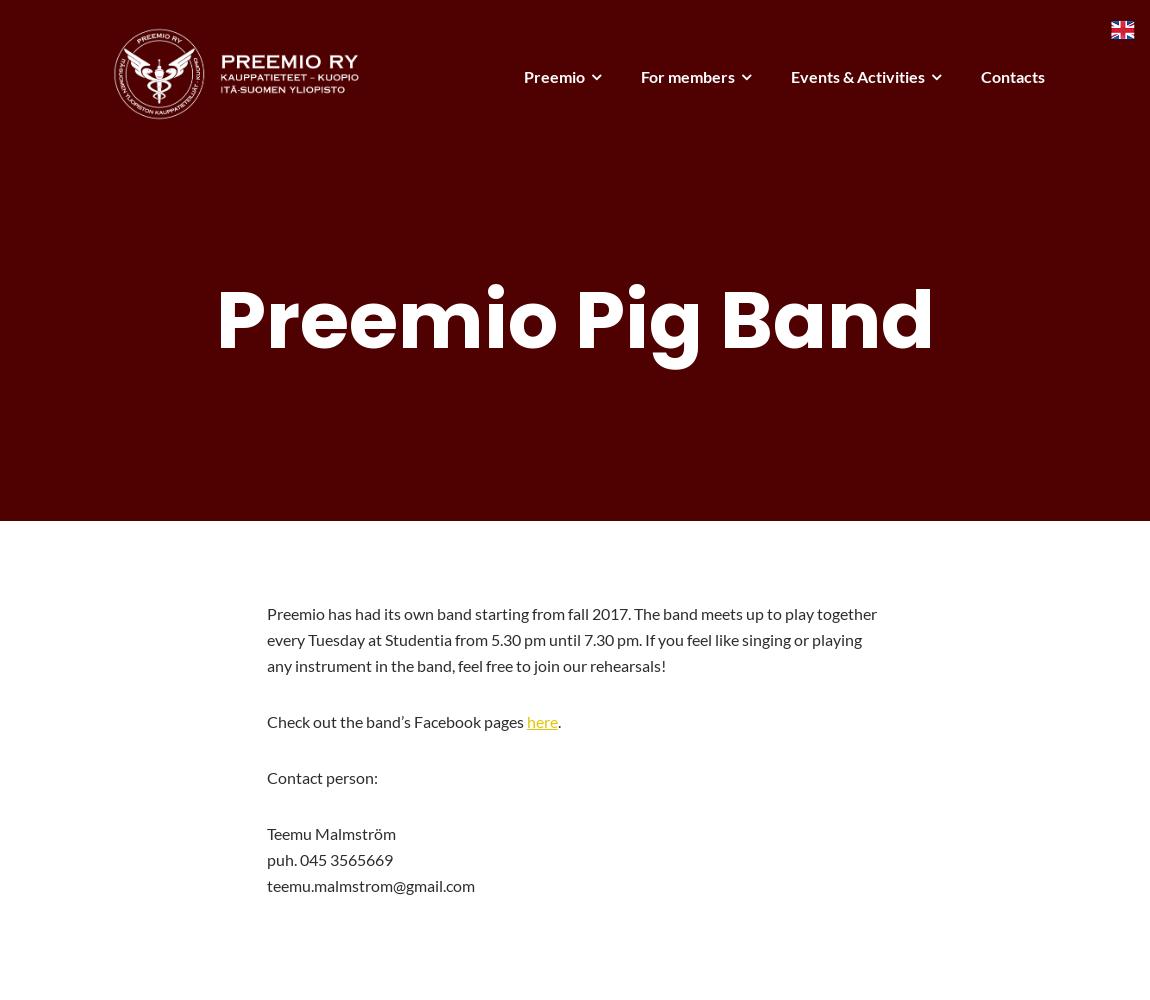 The width and height of the screenshot is (1150, 1000). Describe the element at coordinates (809, 173) in the screenshot. I see `'Annual Ball'` at that location.